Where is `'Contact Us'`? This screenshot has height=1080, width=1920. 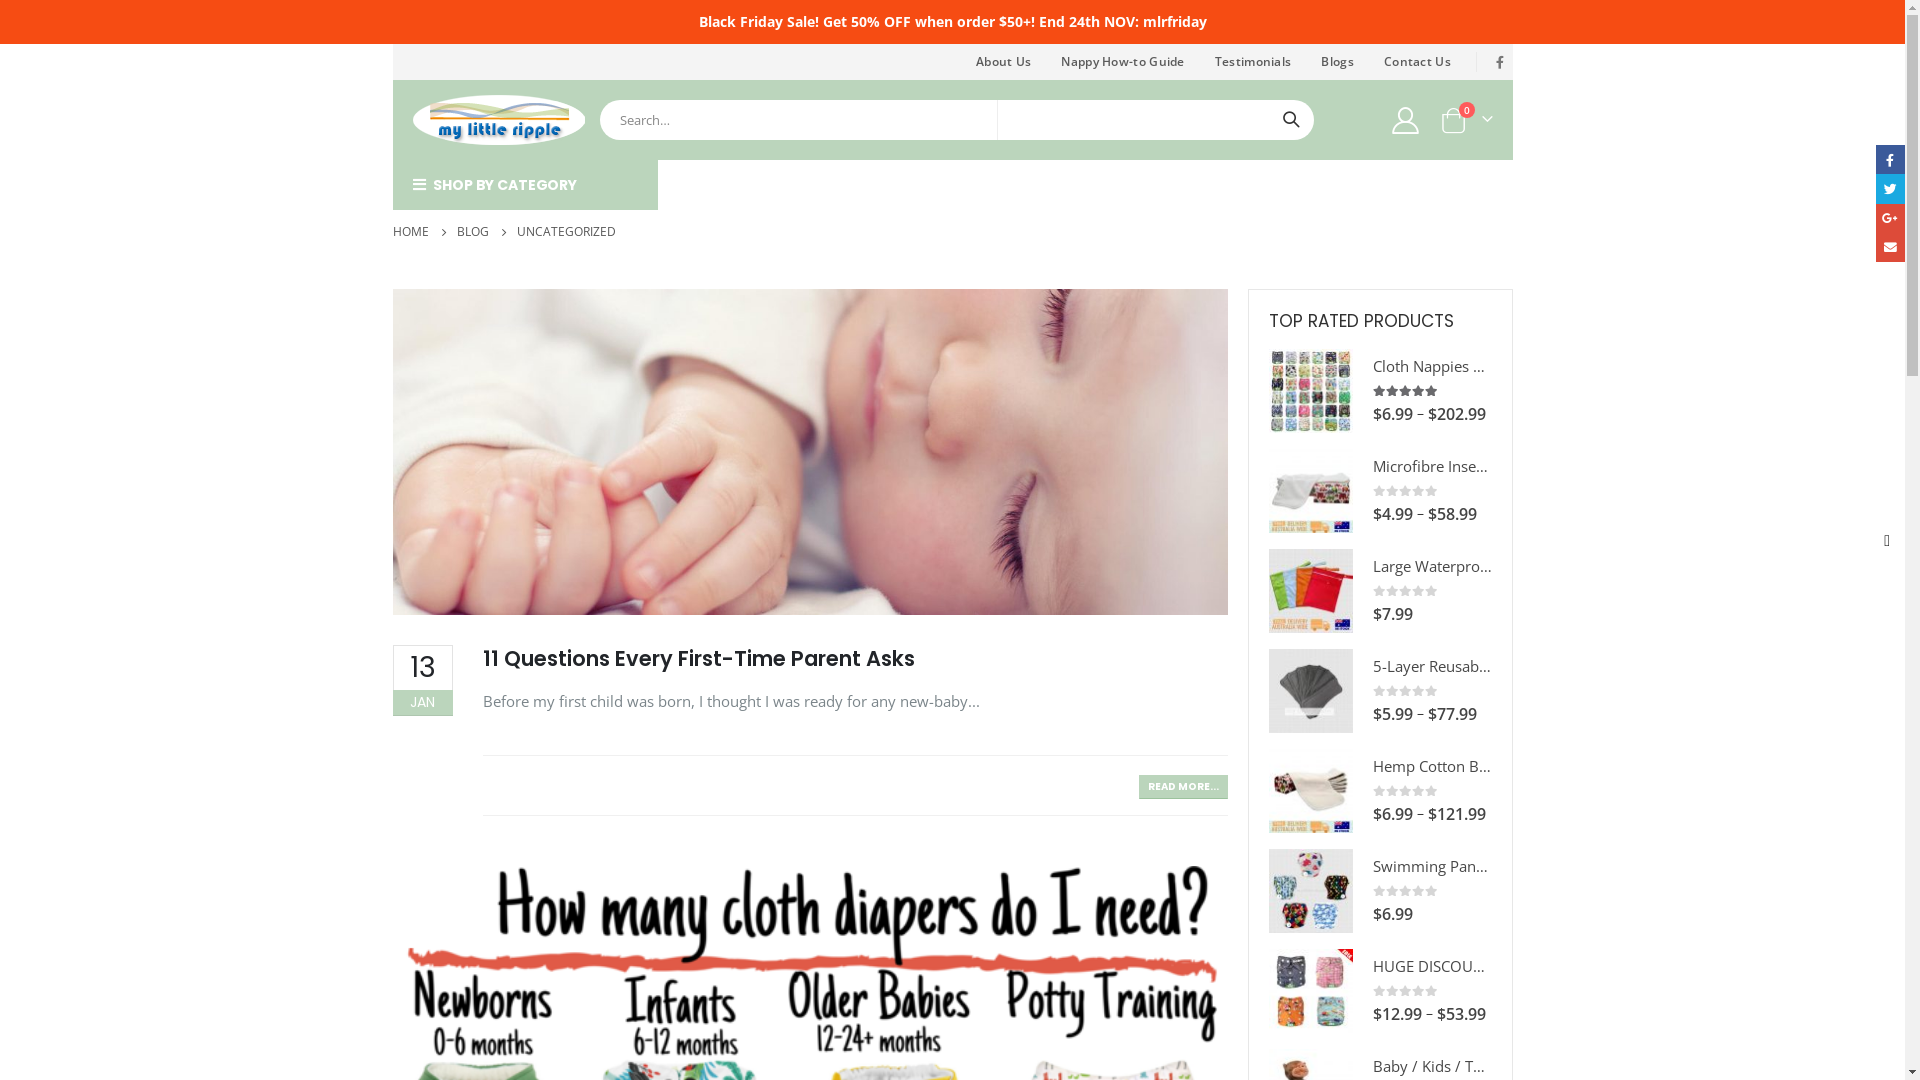 'Contact Us' is located at coordinates (1416, 60).